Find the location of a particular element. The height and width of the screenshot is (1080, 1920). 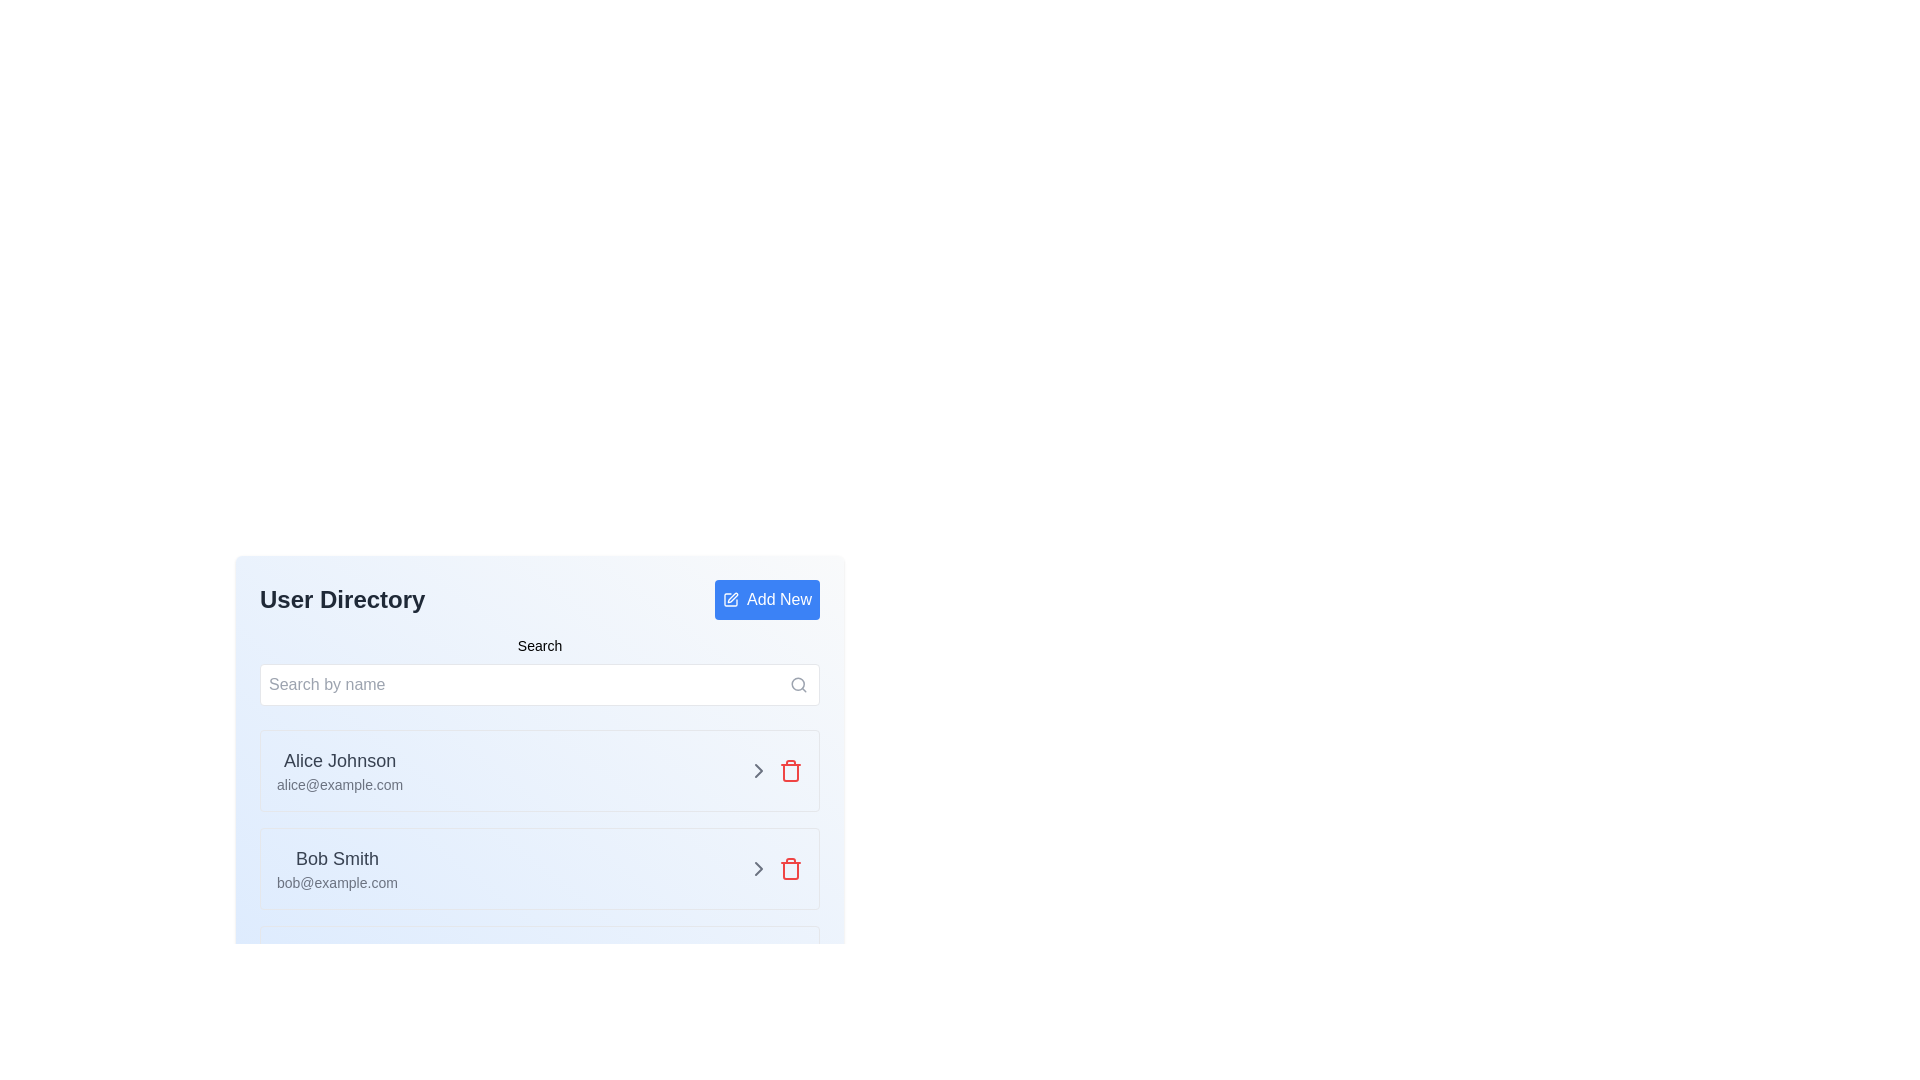

the search icon located at the right end of the search bar, aligned with the placeholder text 'Search by name' is located at coordinates (797, 684).